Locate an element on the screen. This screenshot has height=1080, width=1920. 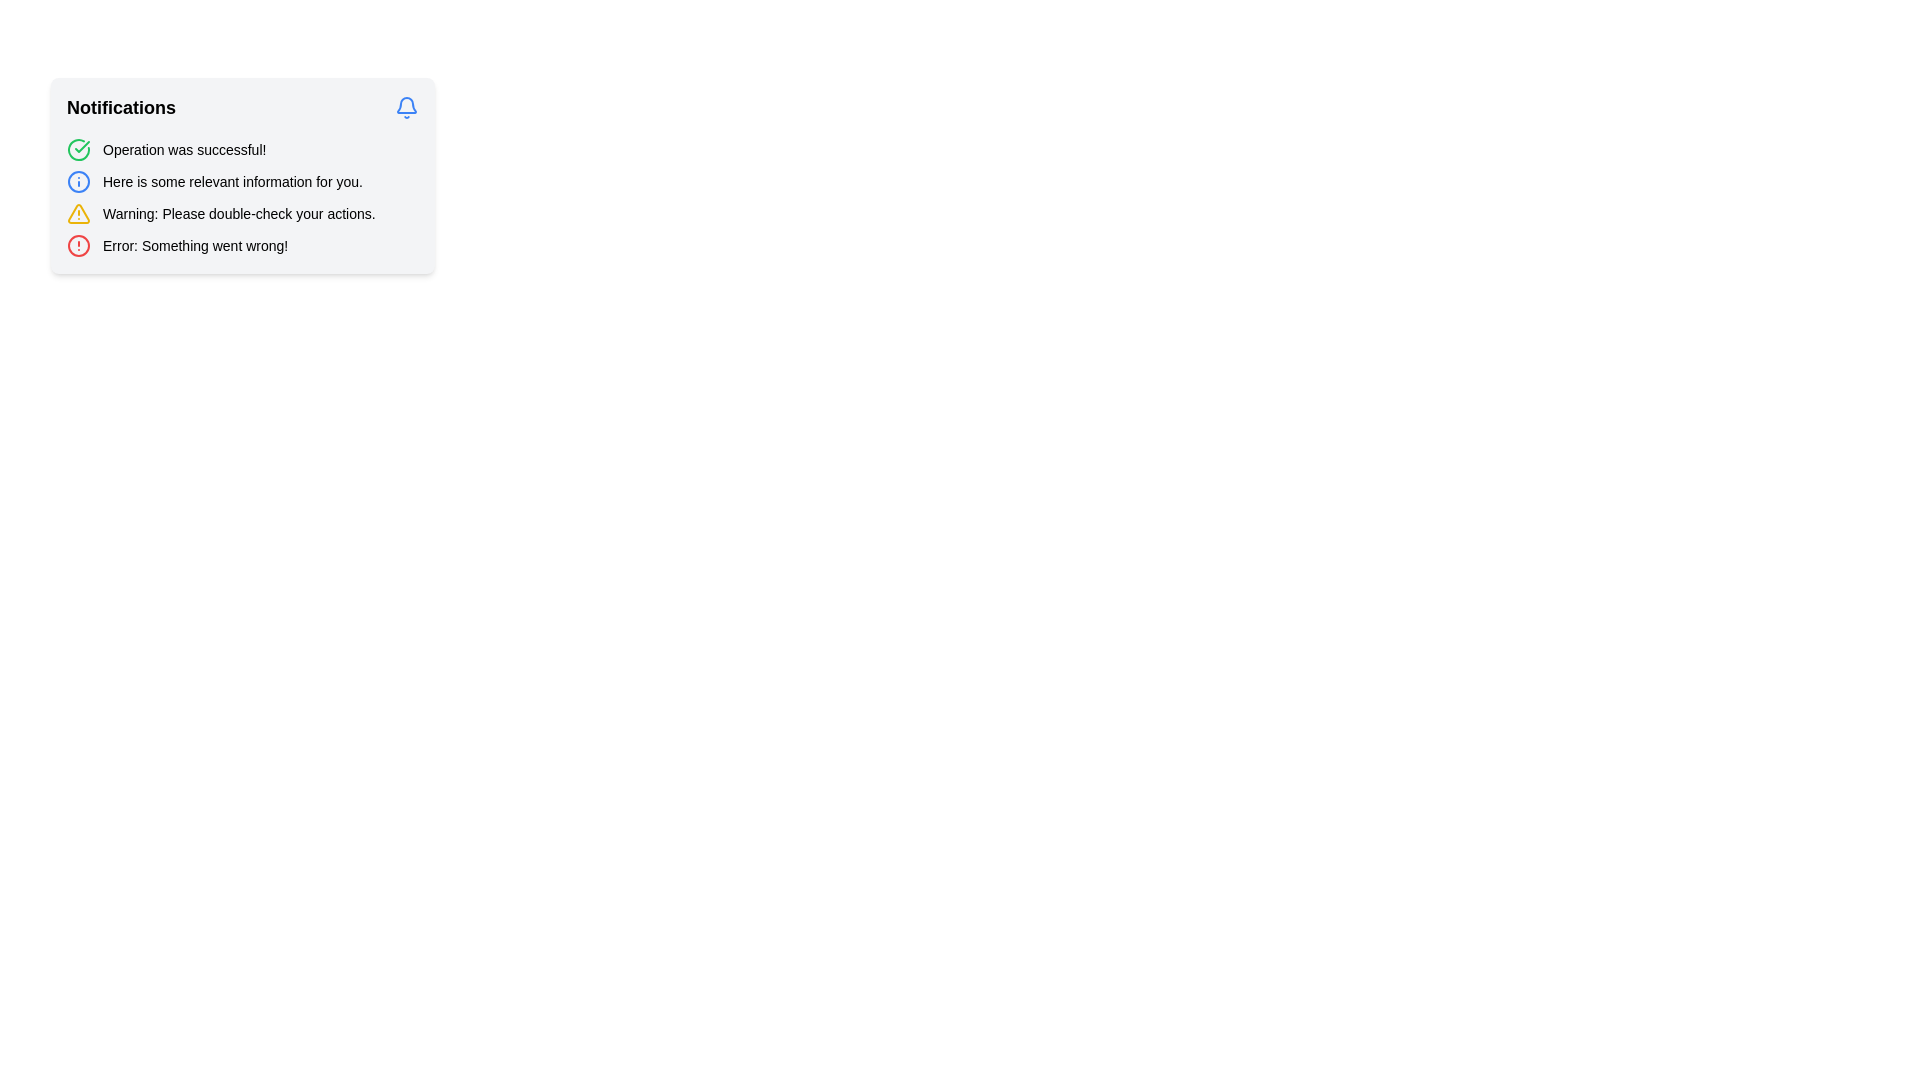
the green circular icon with a check mark inside it, which indicates a successful operation, located at the top of the notification panel is located at coordinates (78, 149).